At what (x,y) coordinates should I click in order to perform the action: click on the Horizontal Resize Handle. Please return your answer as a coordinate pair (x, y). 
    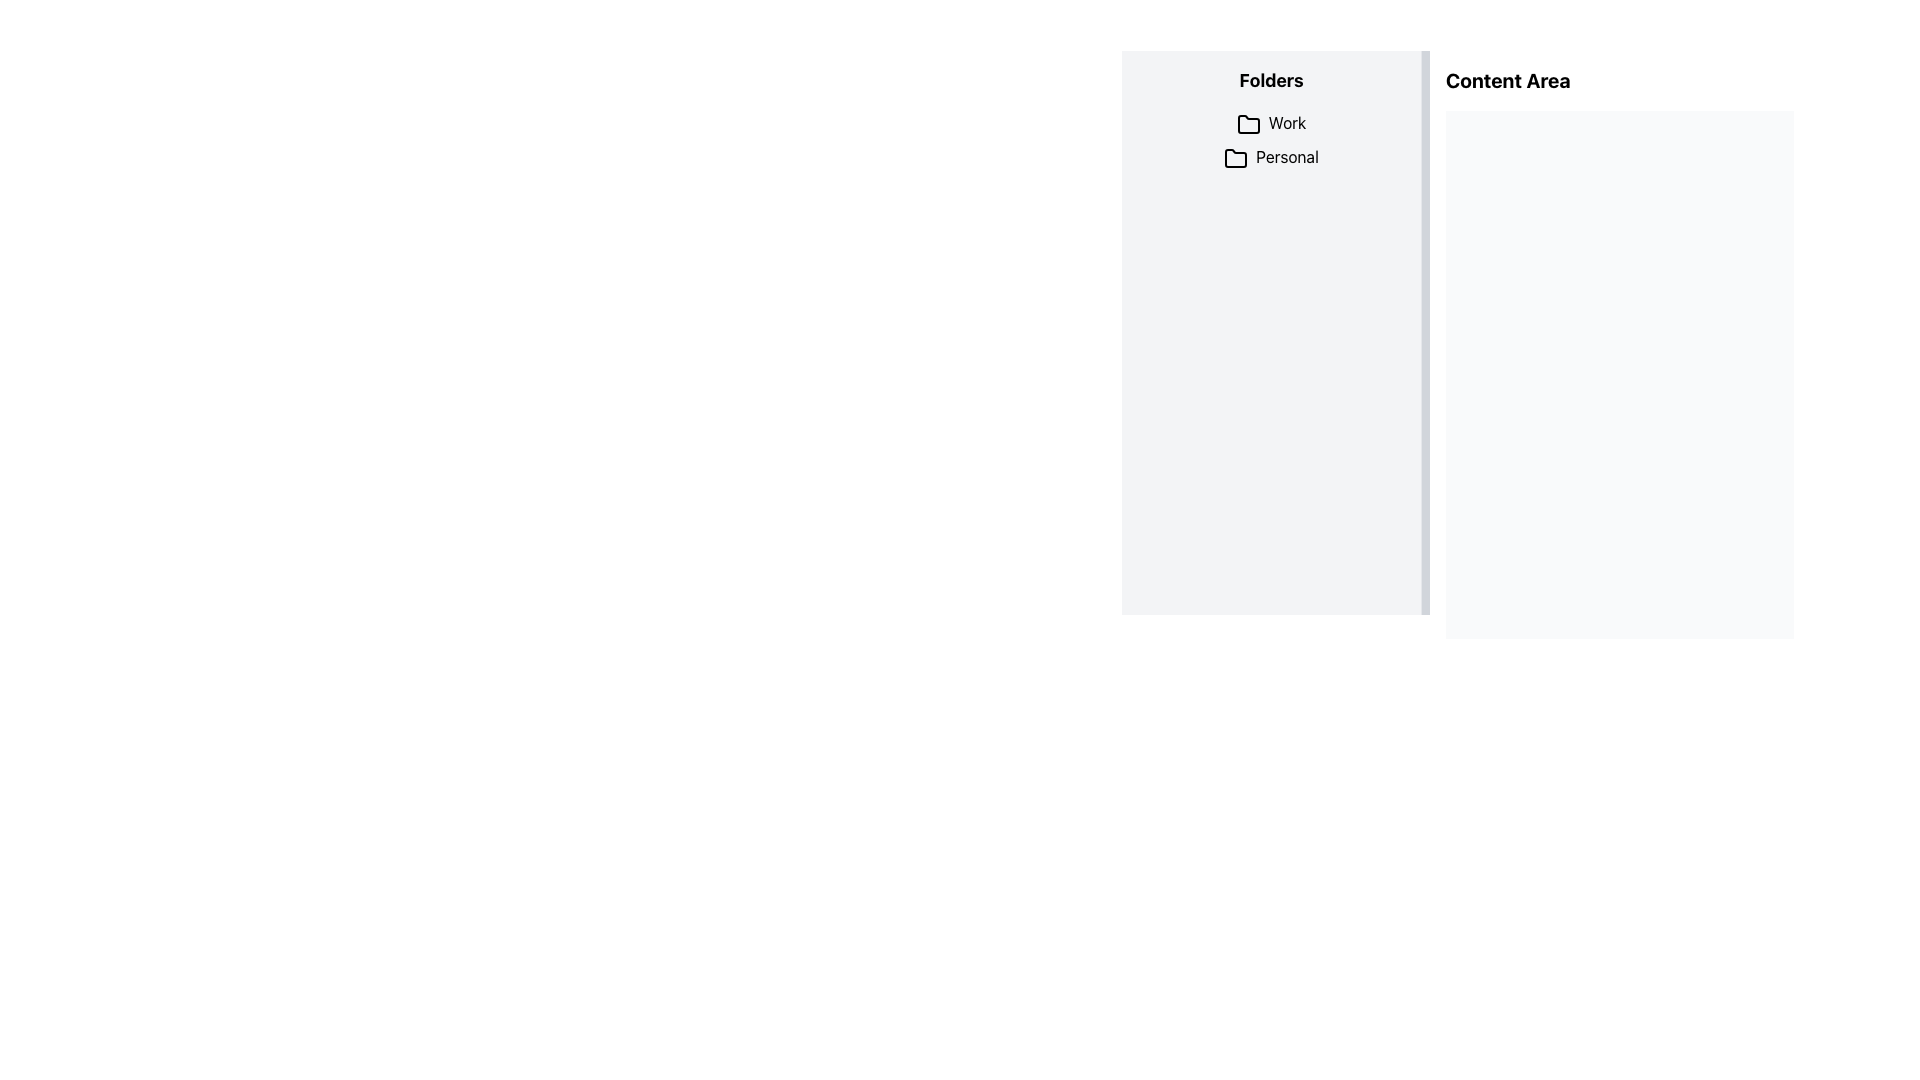
    Looking at the image, I should click on (1424, 331).